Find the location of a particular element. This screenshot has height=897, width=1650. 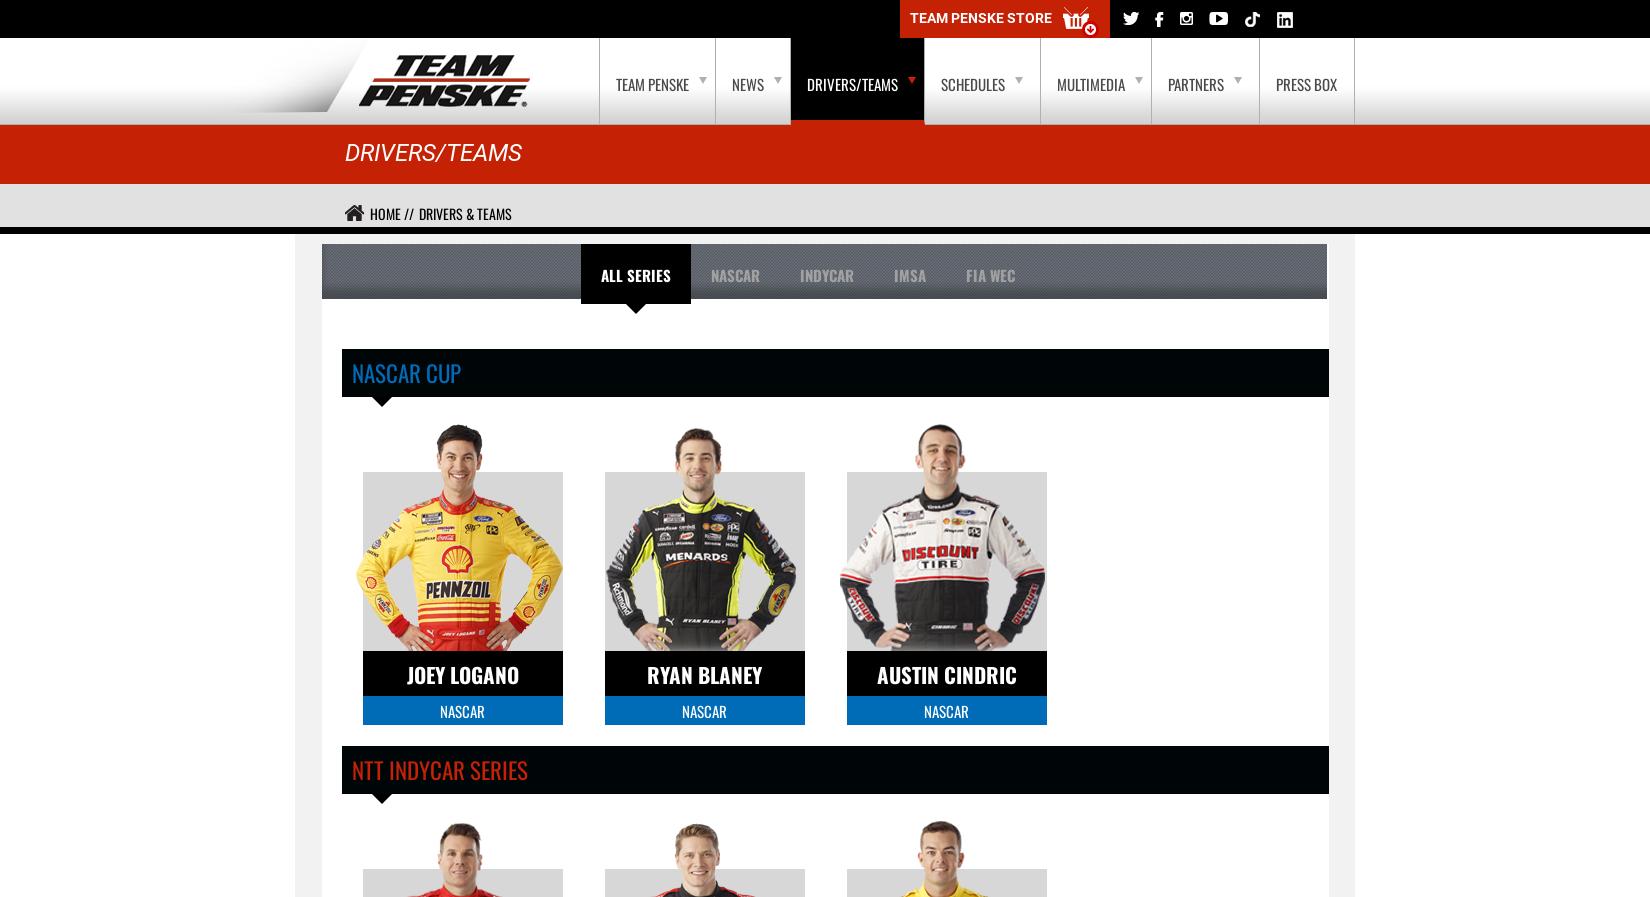

'Drivers/Teams' is located at coordinates (432, 152).